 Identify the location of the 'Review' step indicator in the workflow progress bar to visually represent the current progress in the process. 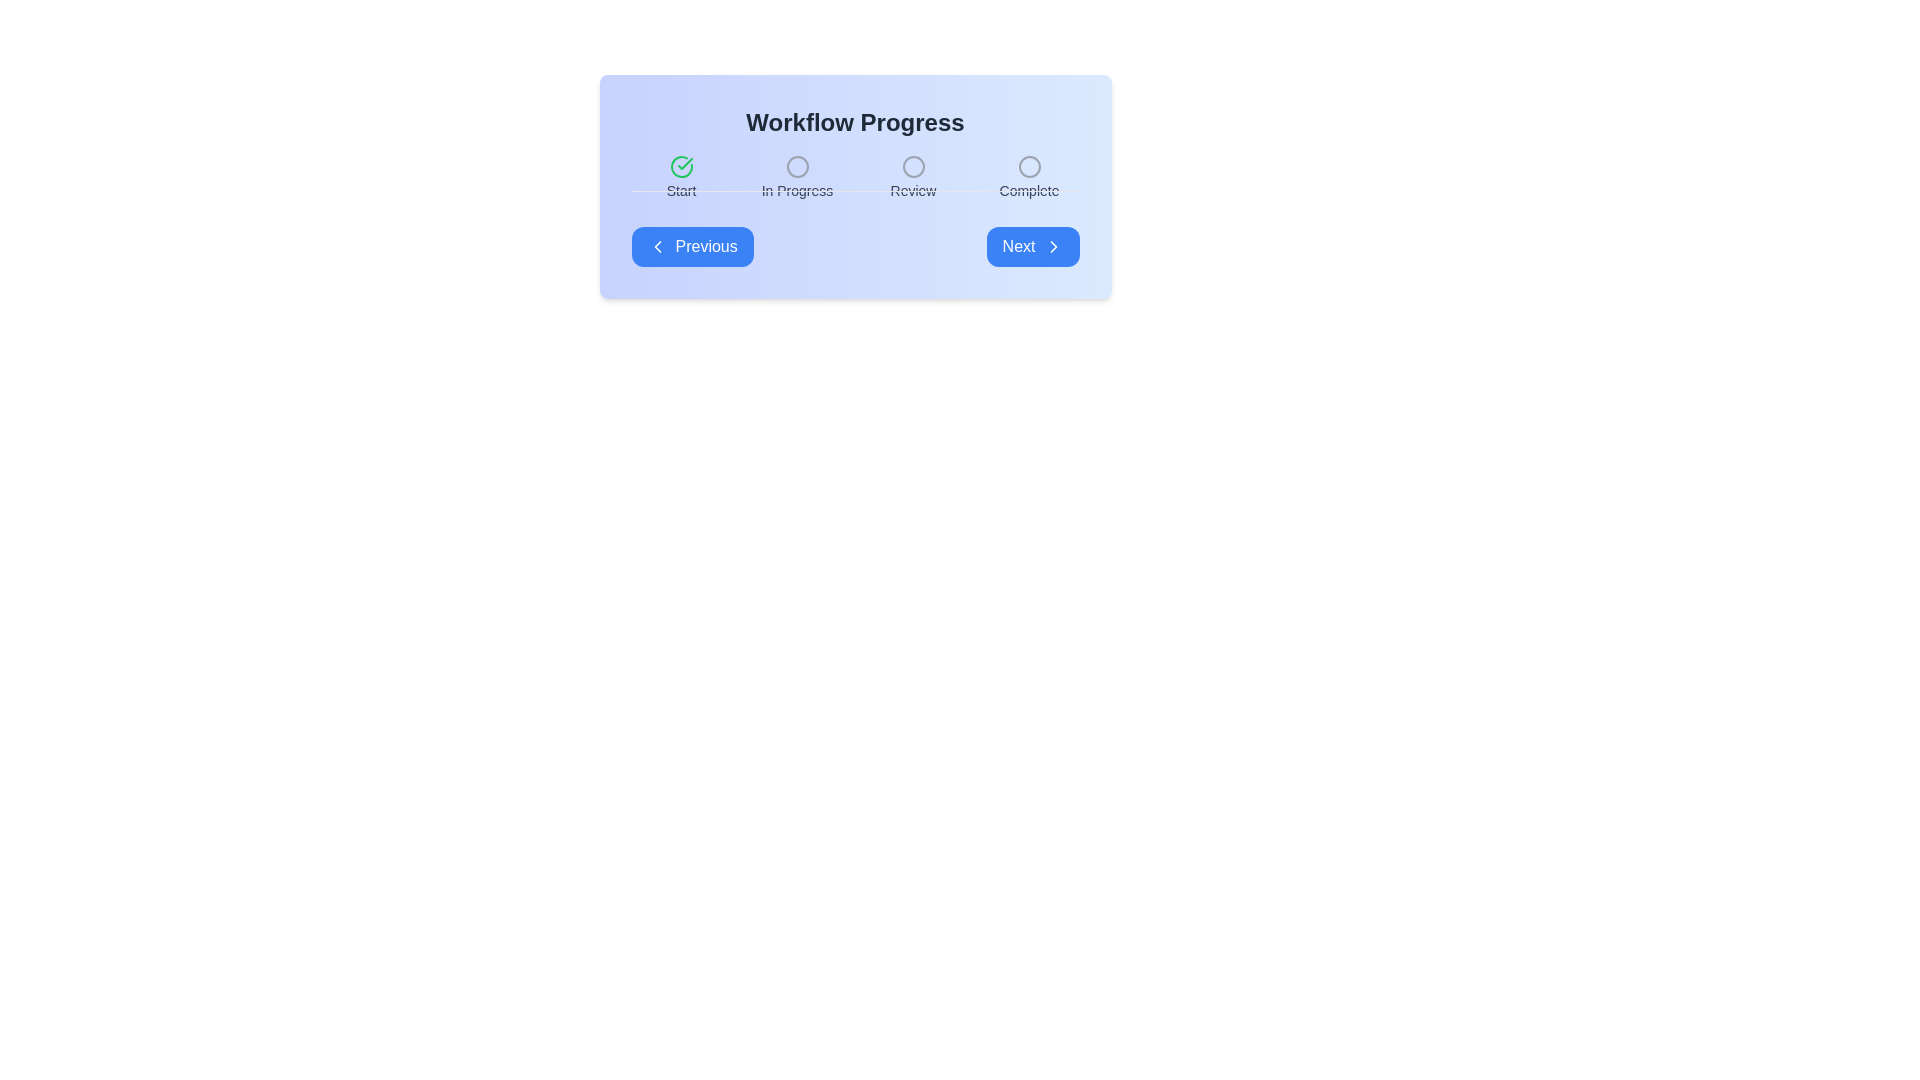
(912, 177).